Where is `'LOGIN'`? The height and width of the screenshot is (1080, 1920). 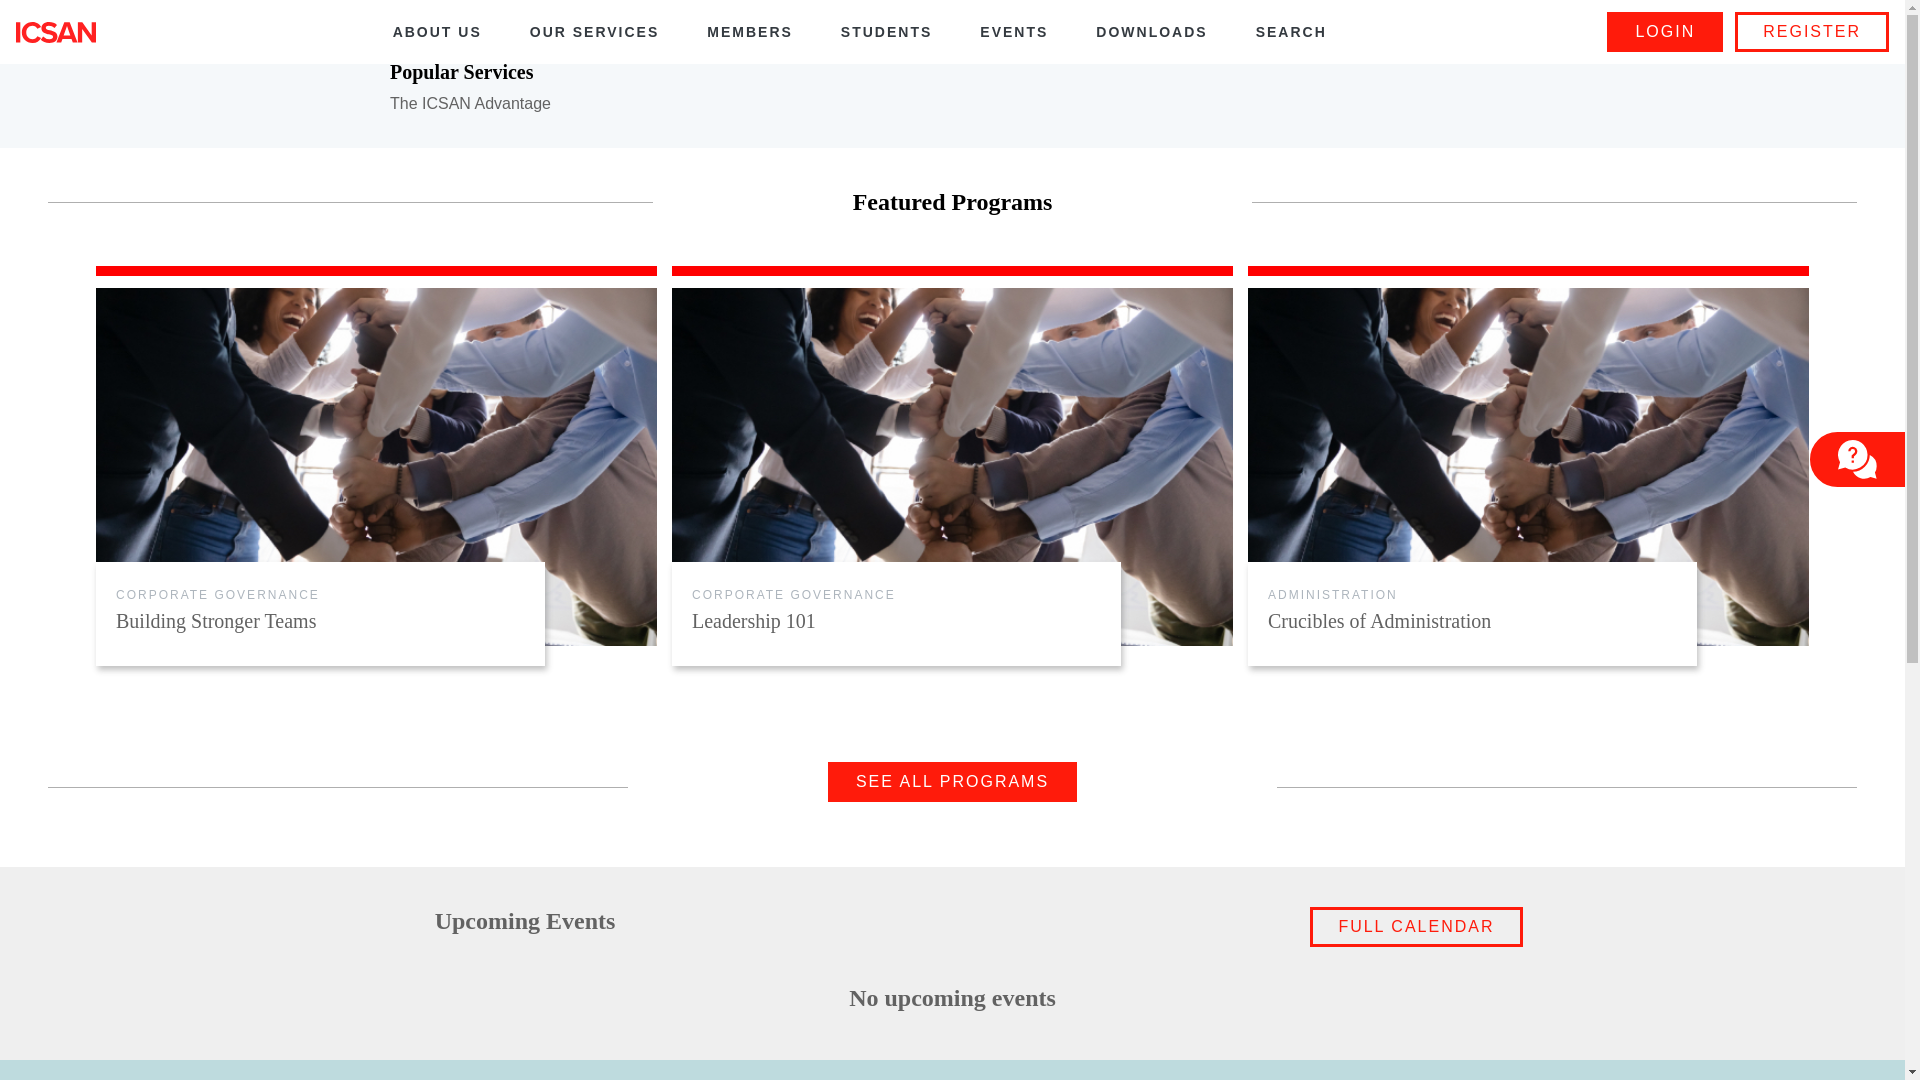 'LOGIN' is located at coordinates (1607, 31).